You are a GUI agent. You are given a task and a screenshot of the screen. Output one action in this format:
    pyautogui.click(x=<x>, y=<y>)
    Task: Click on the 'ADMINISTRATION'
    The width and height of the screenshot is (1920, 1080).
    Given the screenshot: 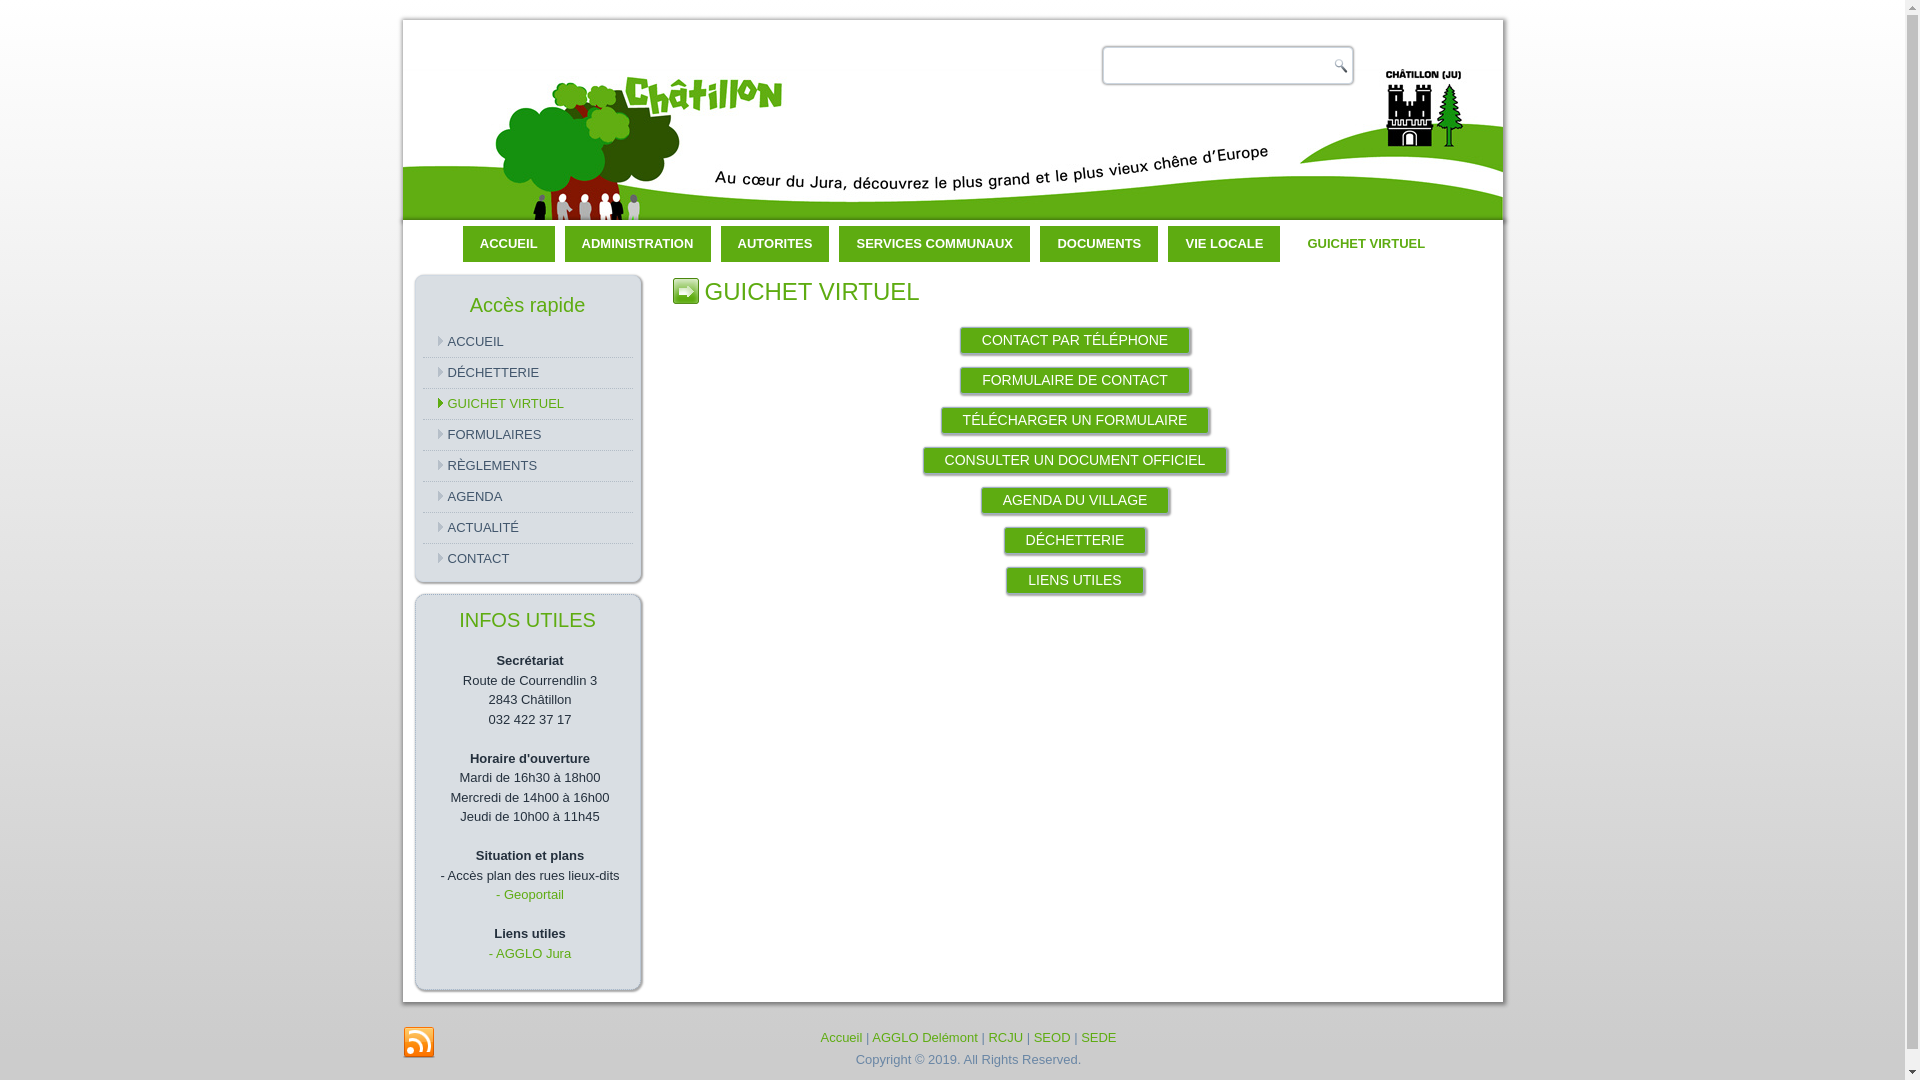 What is the action you would take?
    pyautogui.click(x=637, y=242)
    